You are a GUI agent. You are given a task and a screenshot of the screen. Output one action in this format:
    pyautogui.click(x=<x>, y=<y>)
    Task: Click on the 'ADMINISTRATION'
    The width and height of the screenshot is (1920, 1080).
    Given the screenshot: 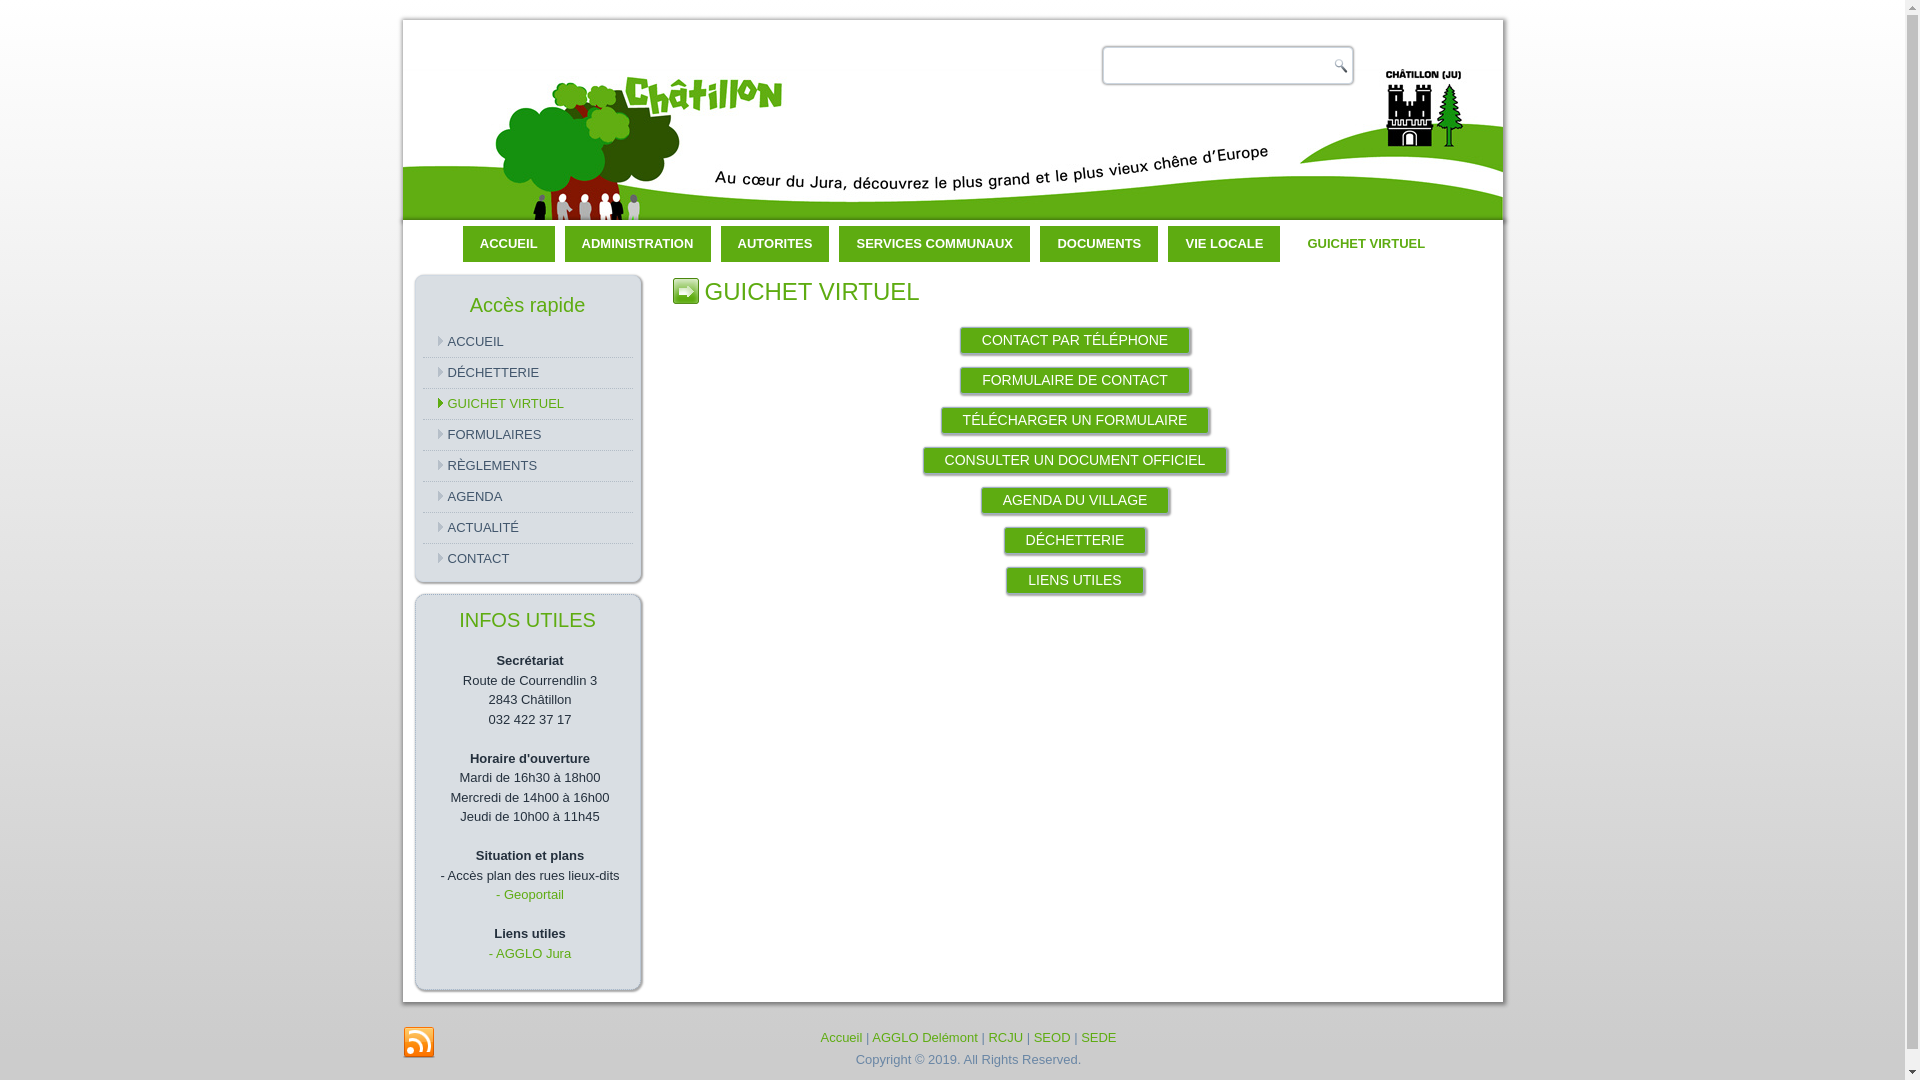 What is the action you would take?
    pyautogui.click(x=637, y=242)
    